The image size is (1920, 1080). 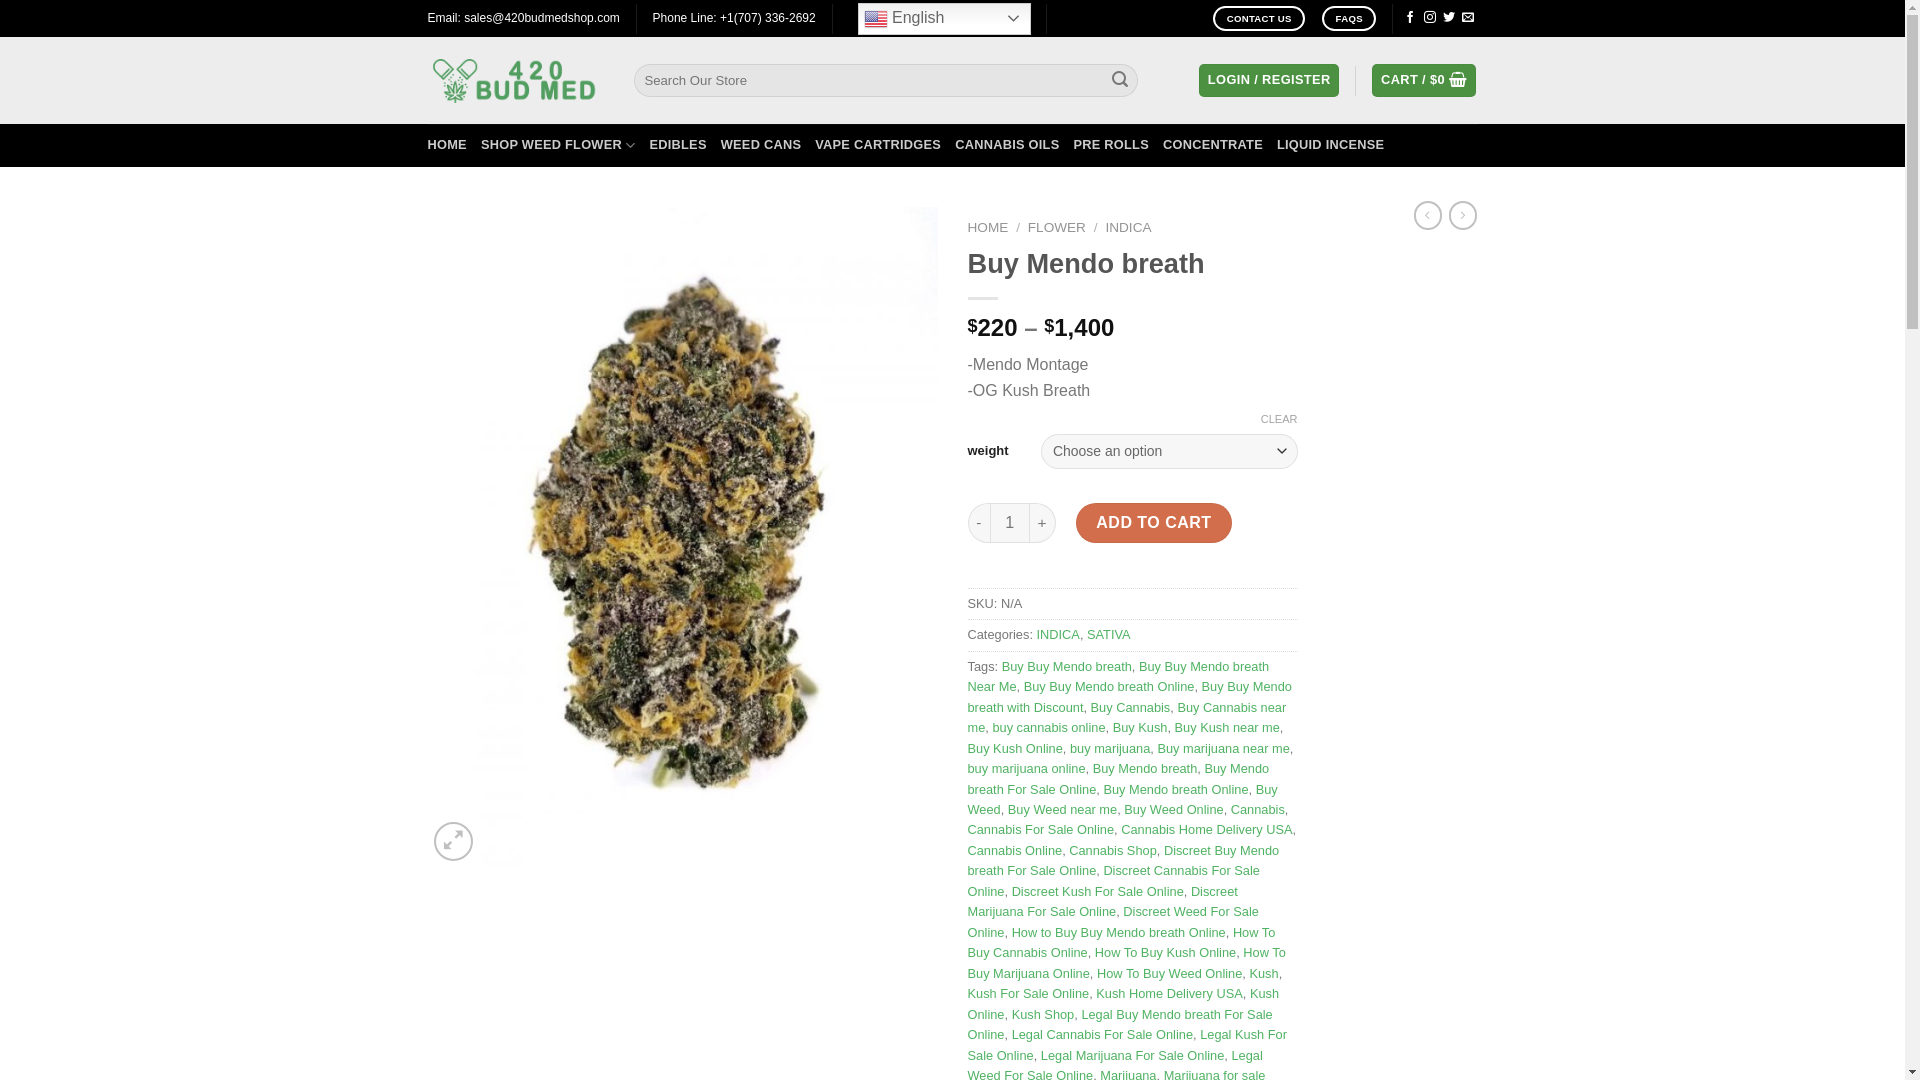 I want to click on 'SATIVA', so click(x=1107, y=634).